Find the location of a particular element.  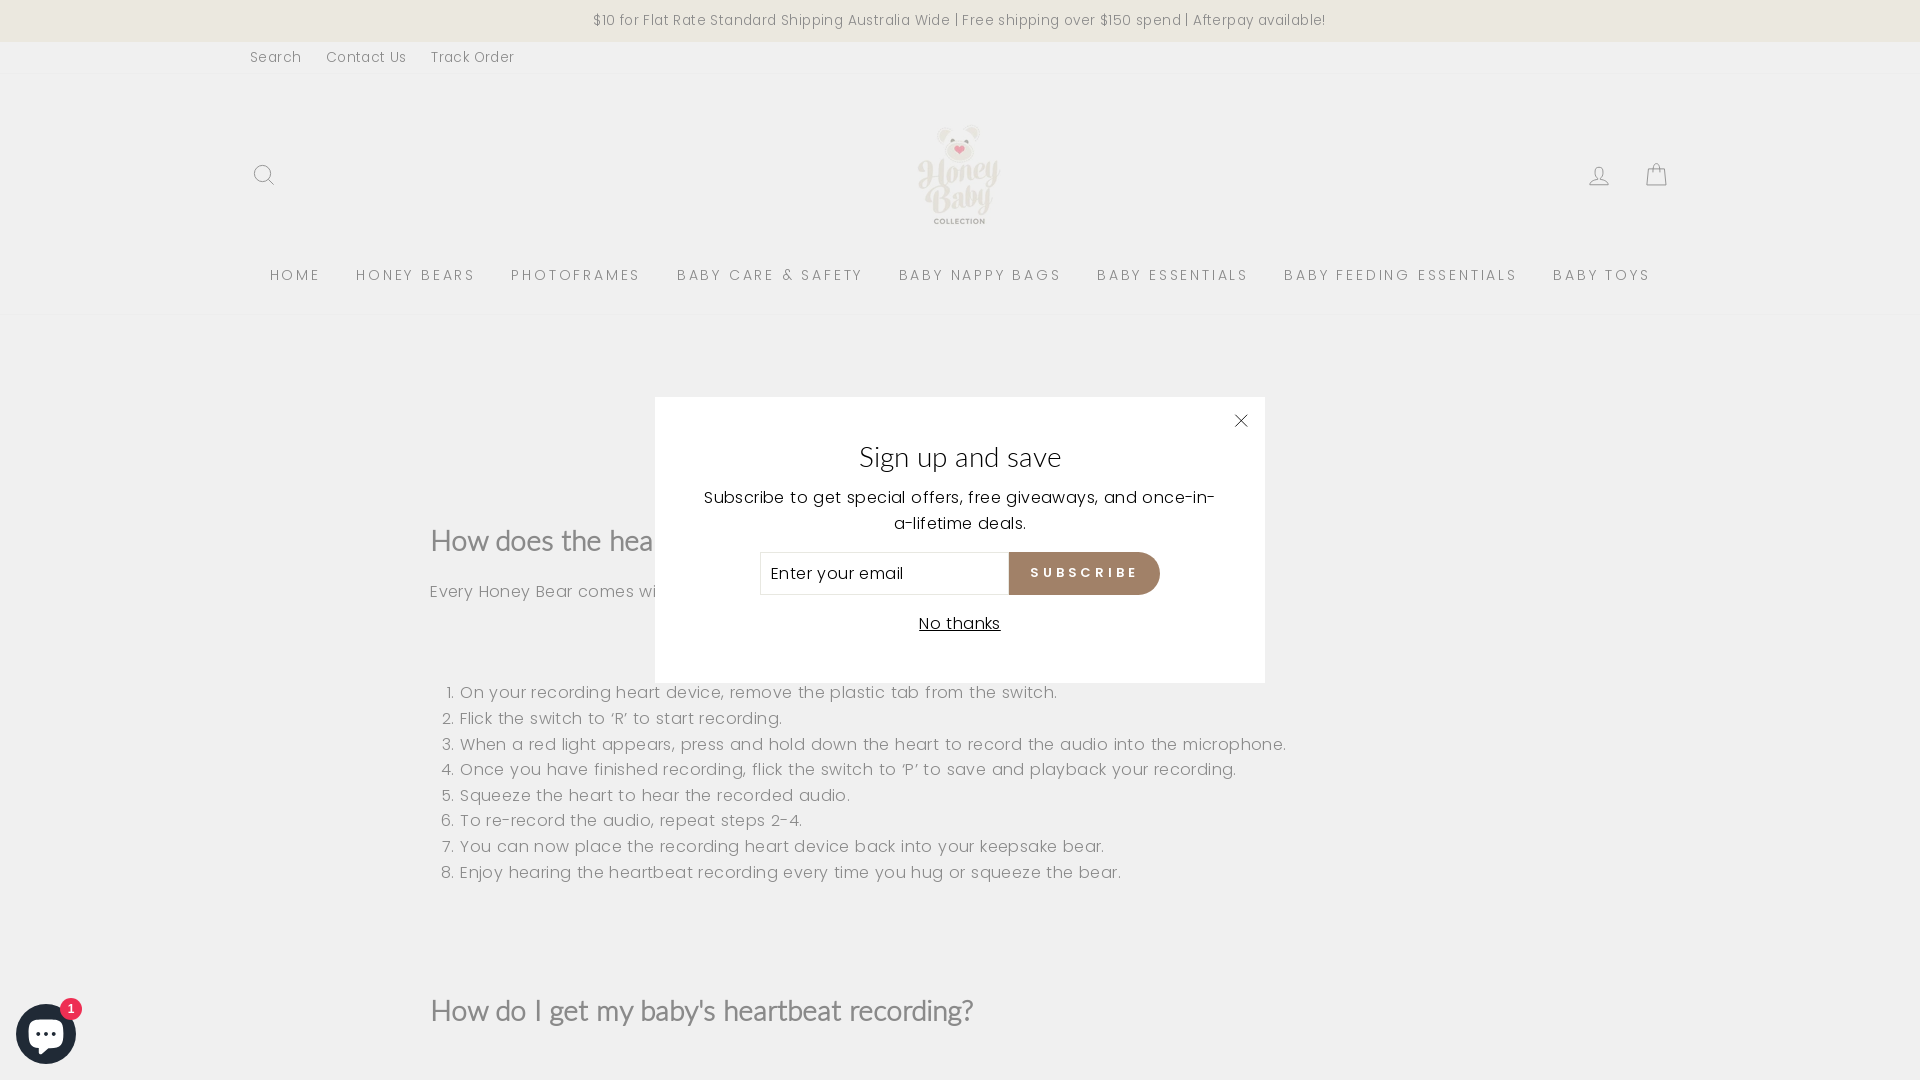

'HOME' is located at coordinates (253, 274).